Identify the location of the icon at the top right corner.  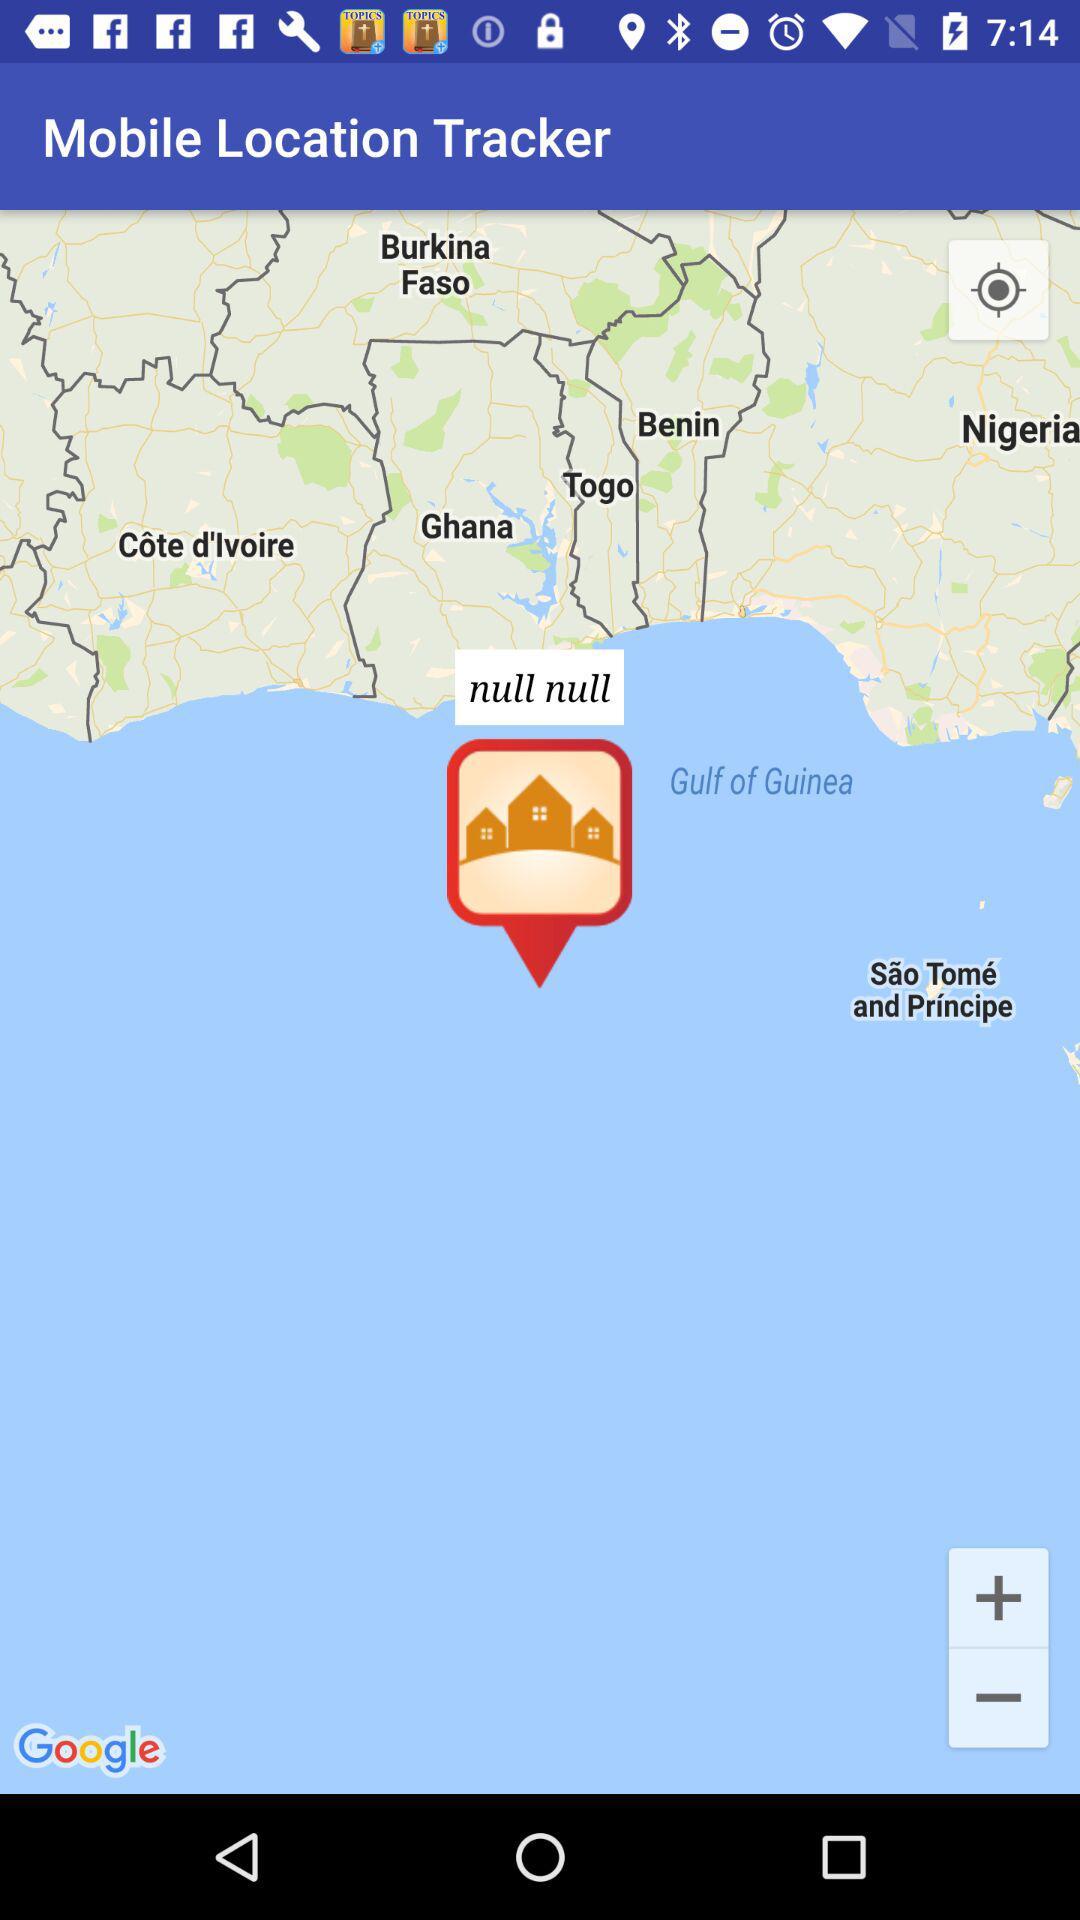
(998, 290).